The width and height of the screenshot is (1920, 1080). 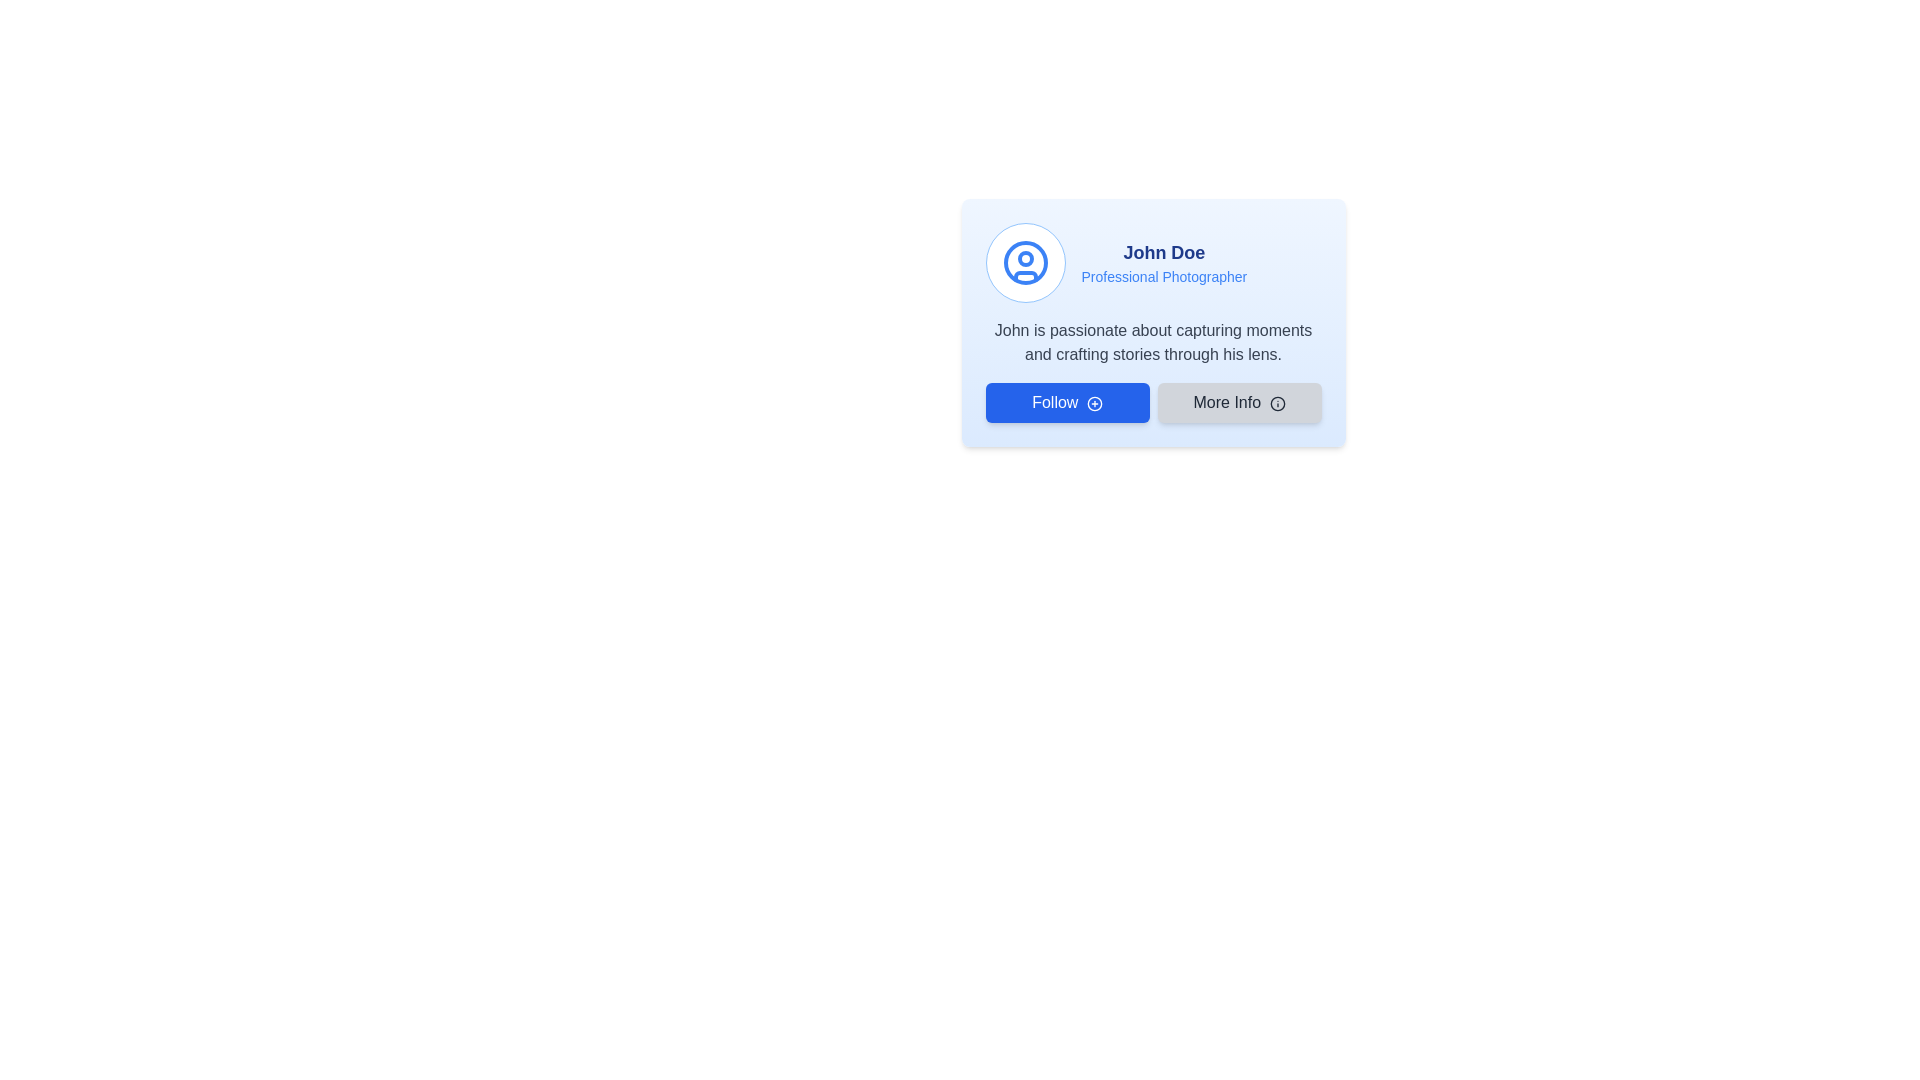 What do you see at coordinates (1025, 261) in the screenshot?
I see `the user profile icon, which is represented by a white circular background with a blue border, located at the top-left corner of the user information card` at bounding box center [1025, 261].